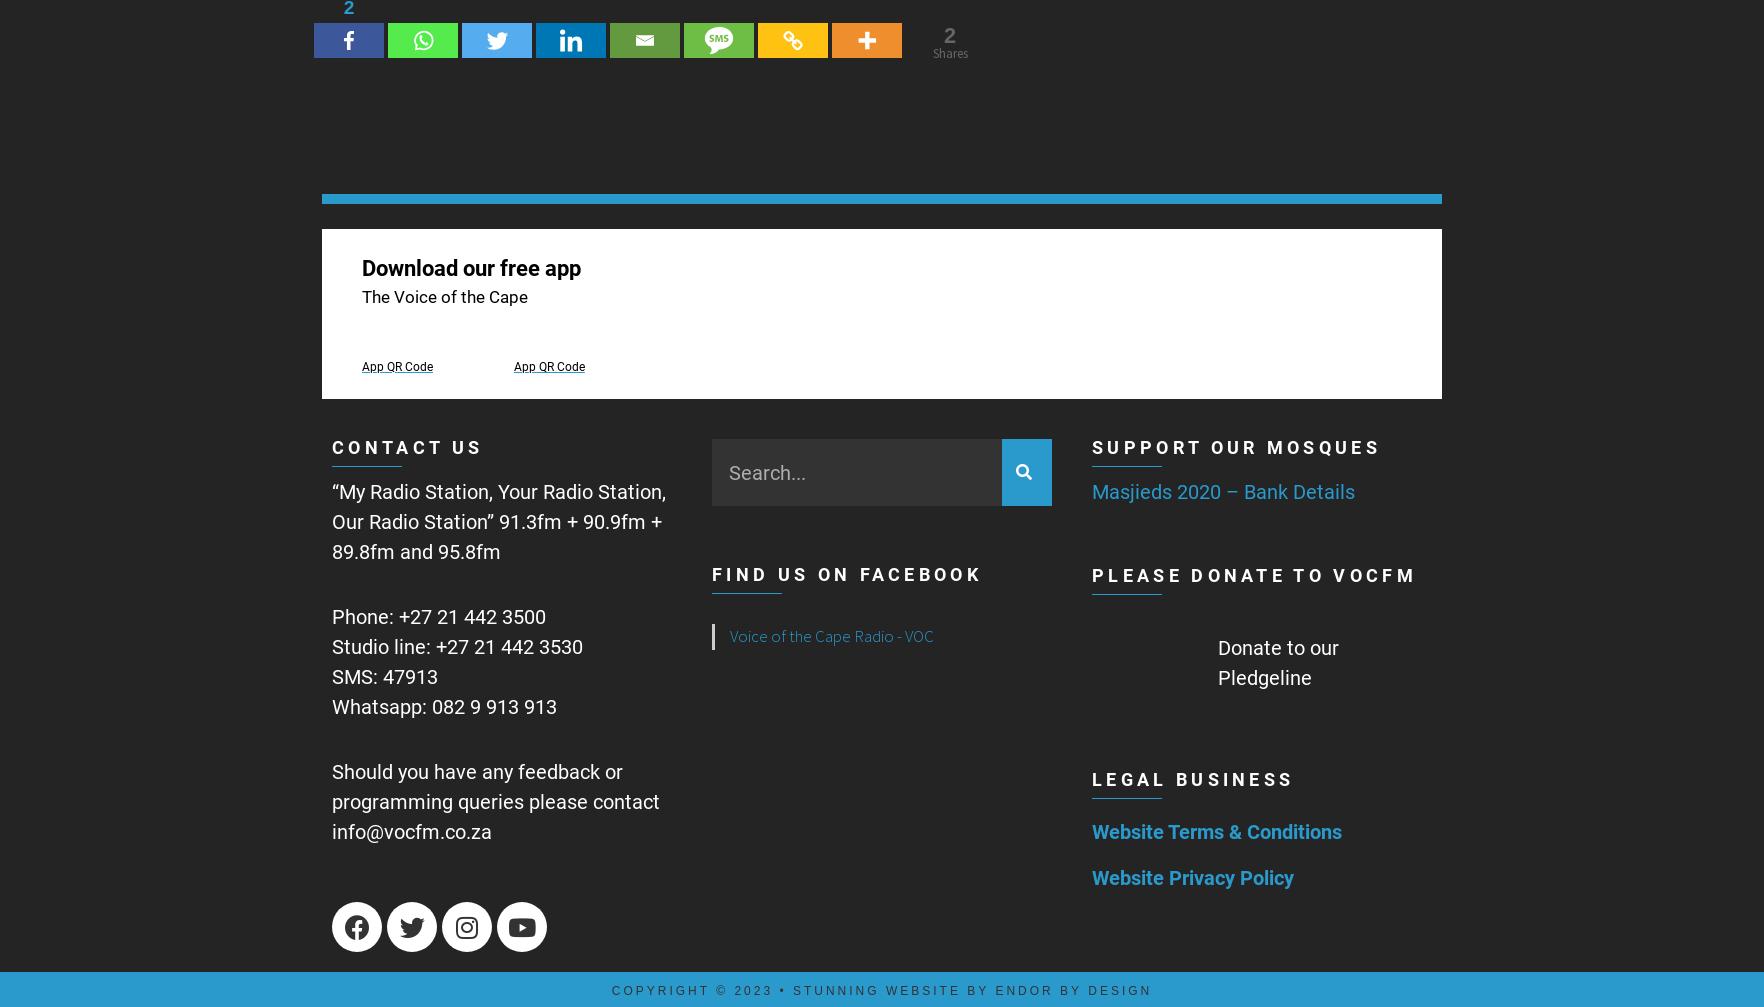 The width and height of the screenshot is (1764, 1007). What do you see at coordinates (802, 989) in the screenshot?
I see `'Copyright © 2023 • Stunning website by'` at bounding box center [802, 989].